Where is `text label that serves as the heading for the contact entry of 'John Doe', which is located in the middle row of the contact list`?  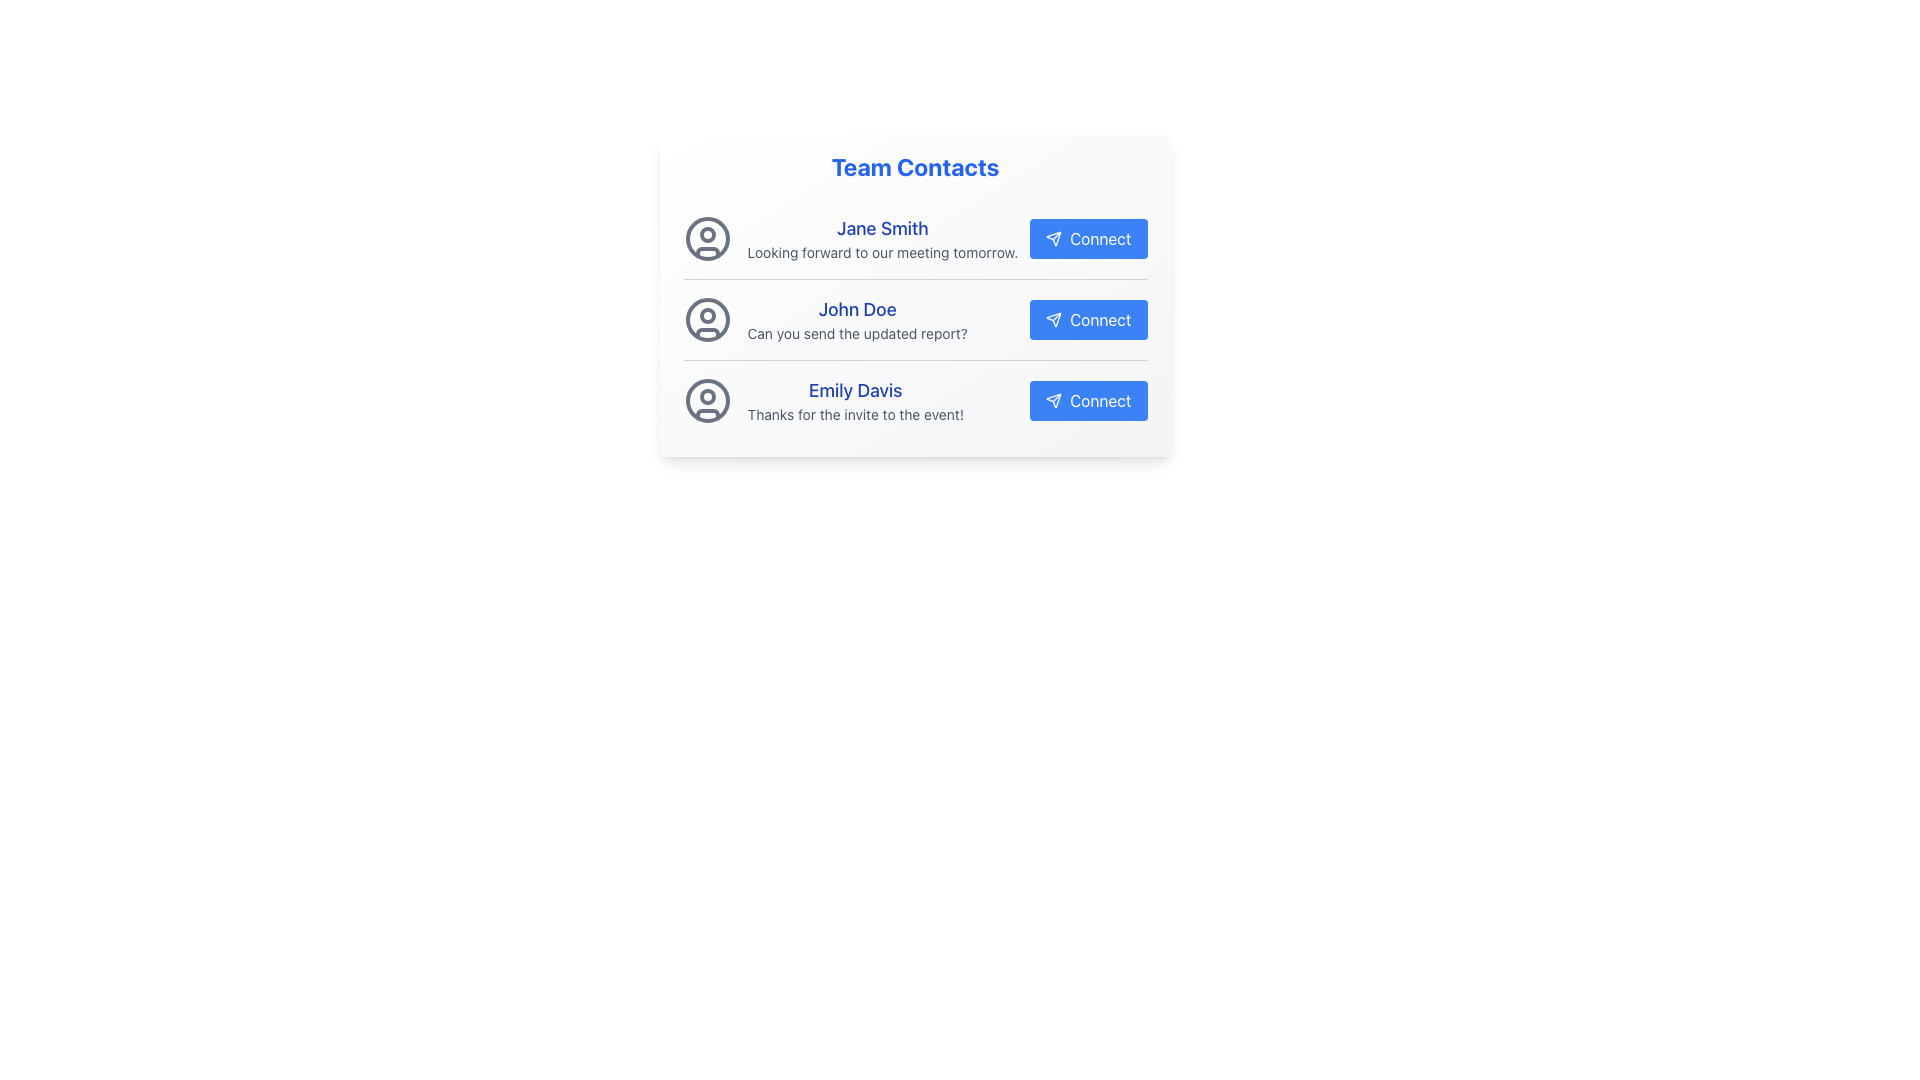
text label that serves as the heading for the contact entry of 'John Doe', which is located in the middle row of the contact list is located at coordinates (857, 309).